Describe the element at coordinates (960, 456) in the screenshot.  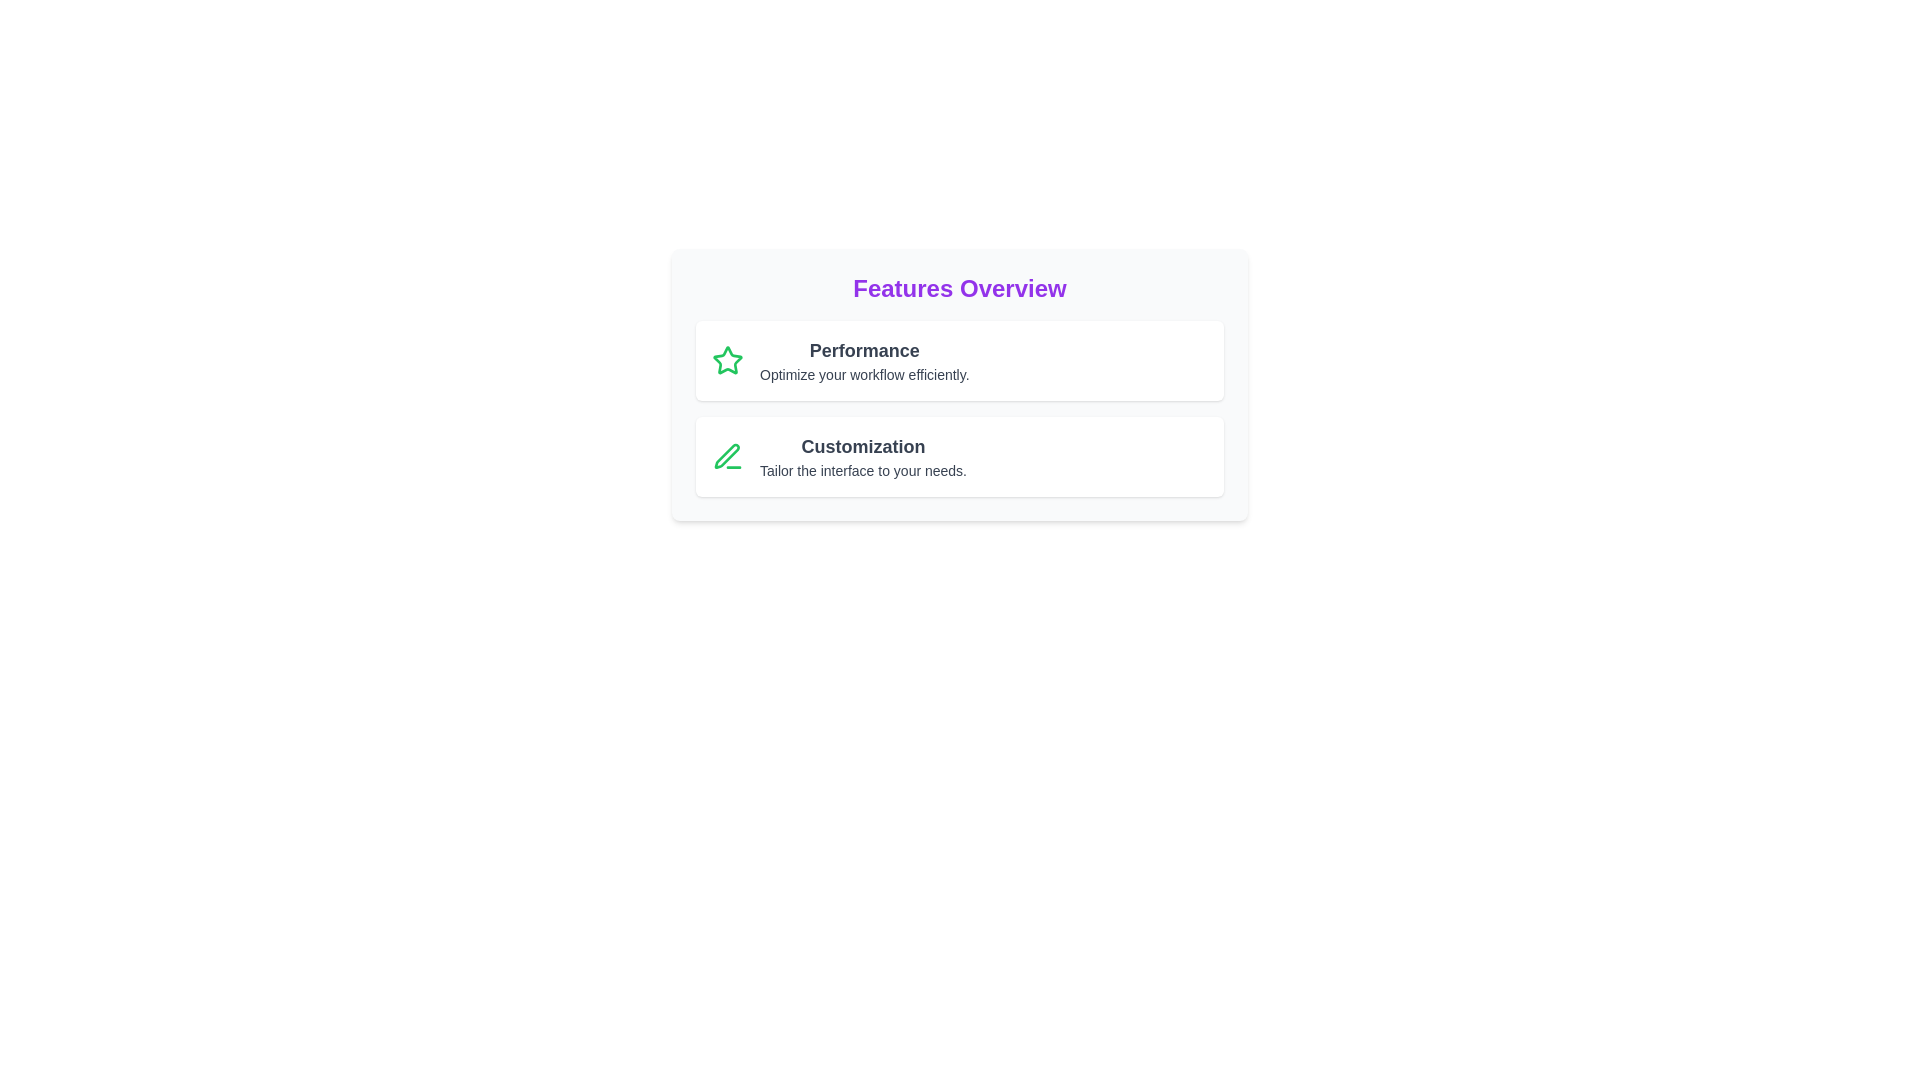
I see `the Feature Description Block that provides information about customization options available in the application, positioned below the 'Performance' element` at that location.